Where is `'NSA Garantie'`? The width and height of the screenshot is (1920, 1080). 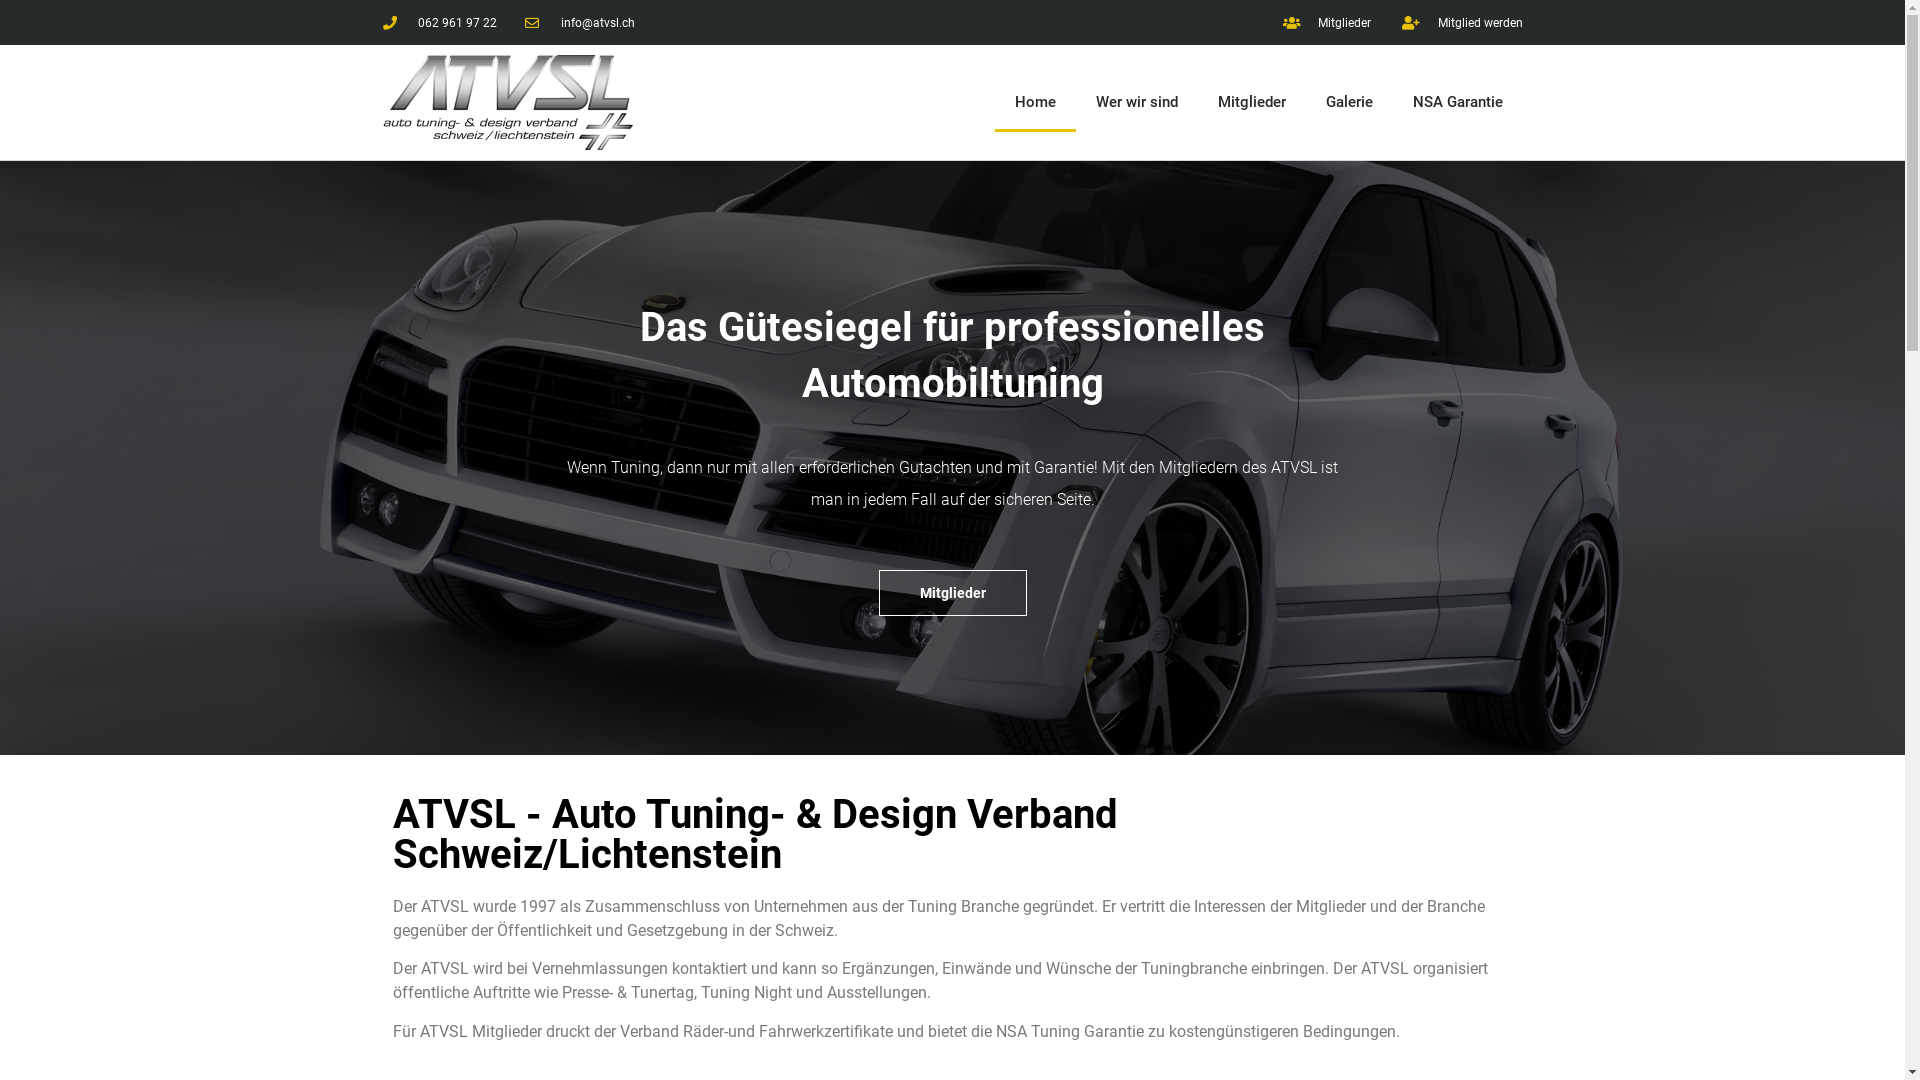 'NSA Garantie' is located at coordinates (1457, 101).